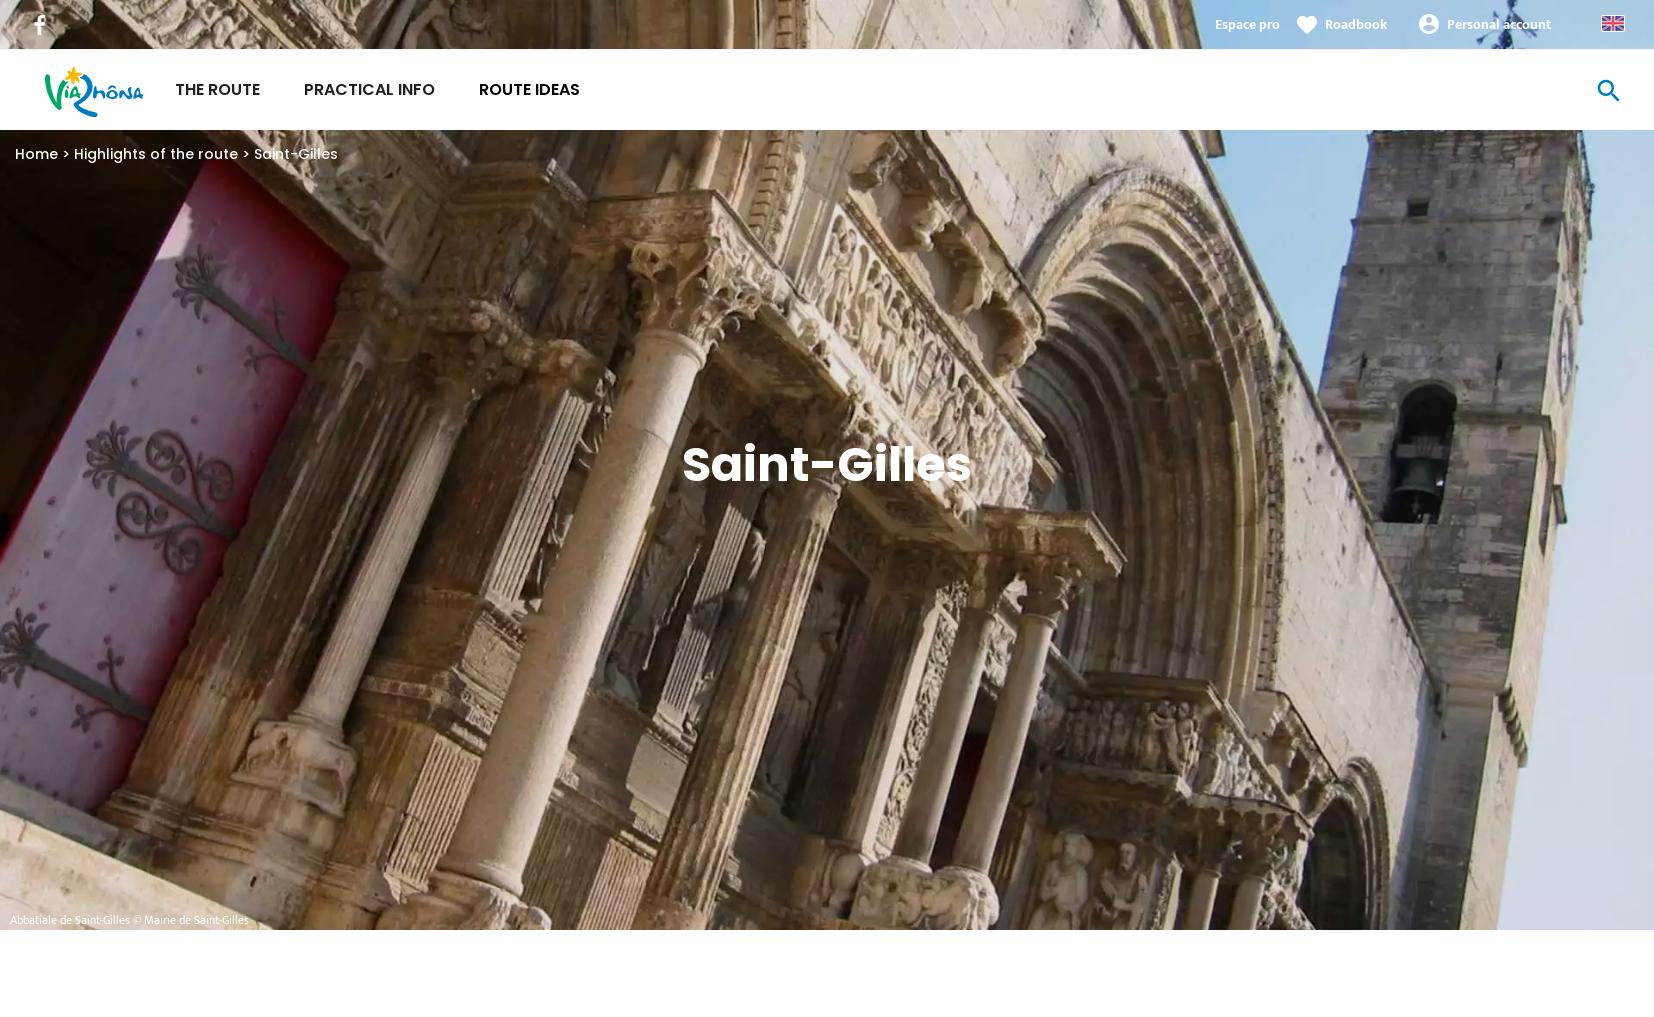  I want to click on 'Abbatiale de Saint-Gilles © Mairie de Saint-Gilles', so click(128, 918).